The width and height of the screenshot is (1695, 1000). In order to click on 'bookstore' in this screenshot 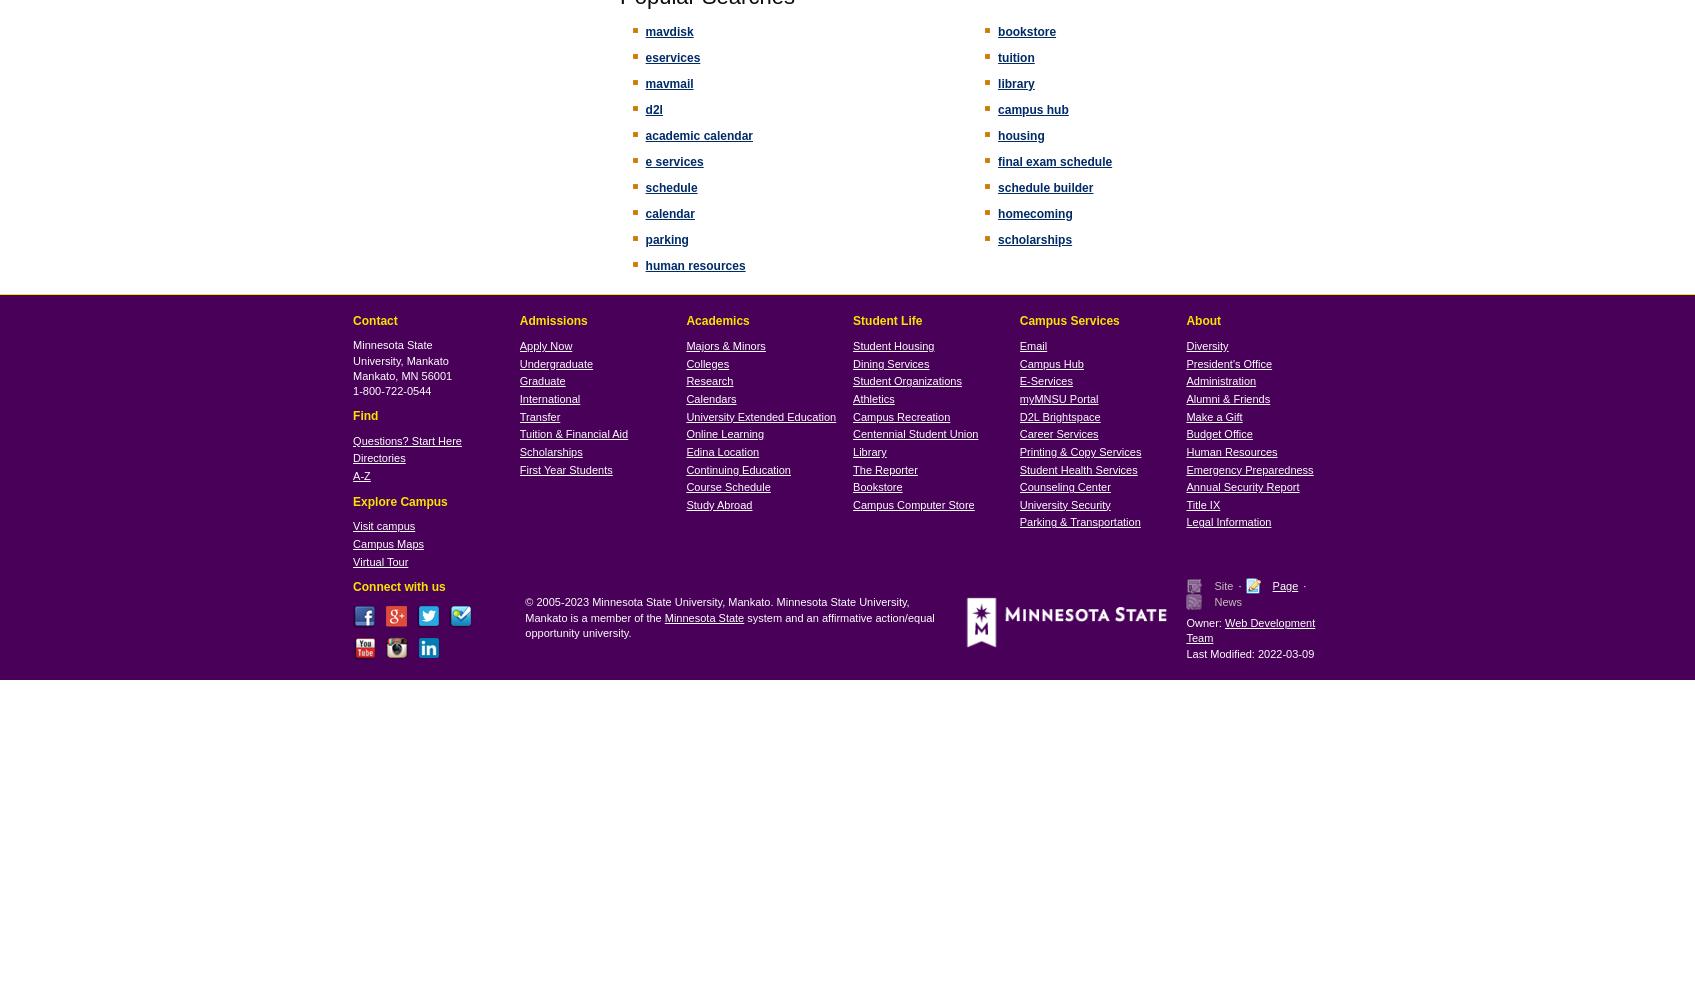, I will do `click(1026, 31)`.